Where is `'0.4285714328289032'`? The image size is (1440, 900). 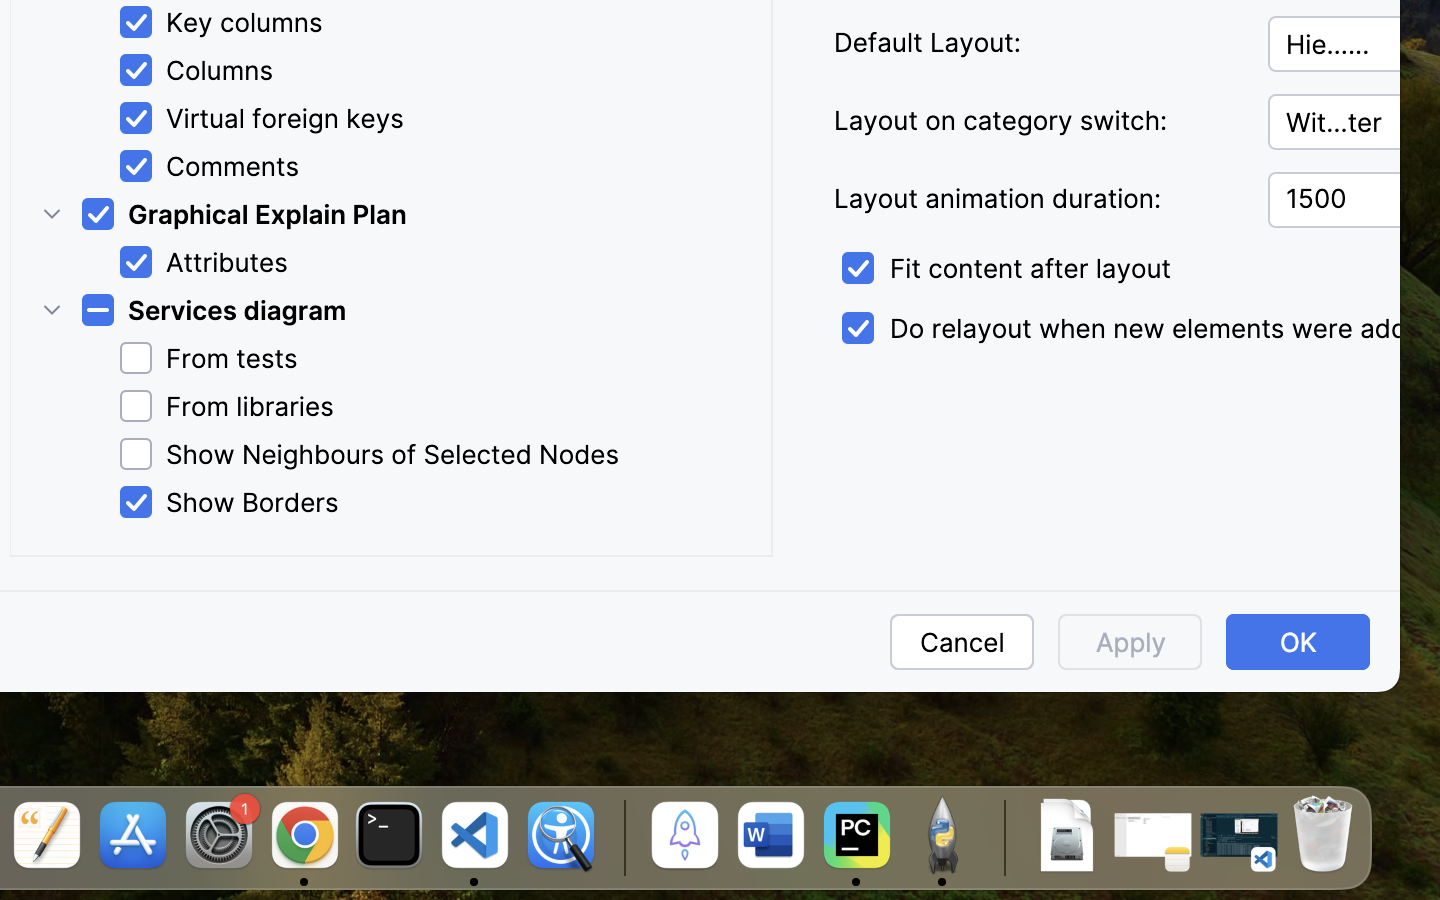
'0.4285714328289032' is located at coordinates (620, 837).